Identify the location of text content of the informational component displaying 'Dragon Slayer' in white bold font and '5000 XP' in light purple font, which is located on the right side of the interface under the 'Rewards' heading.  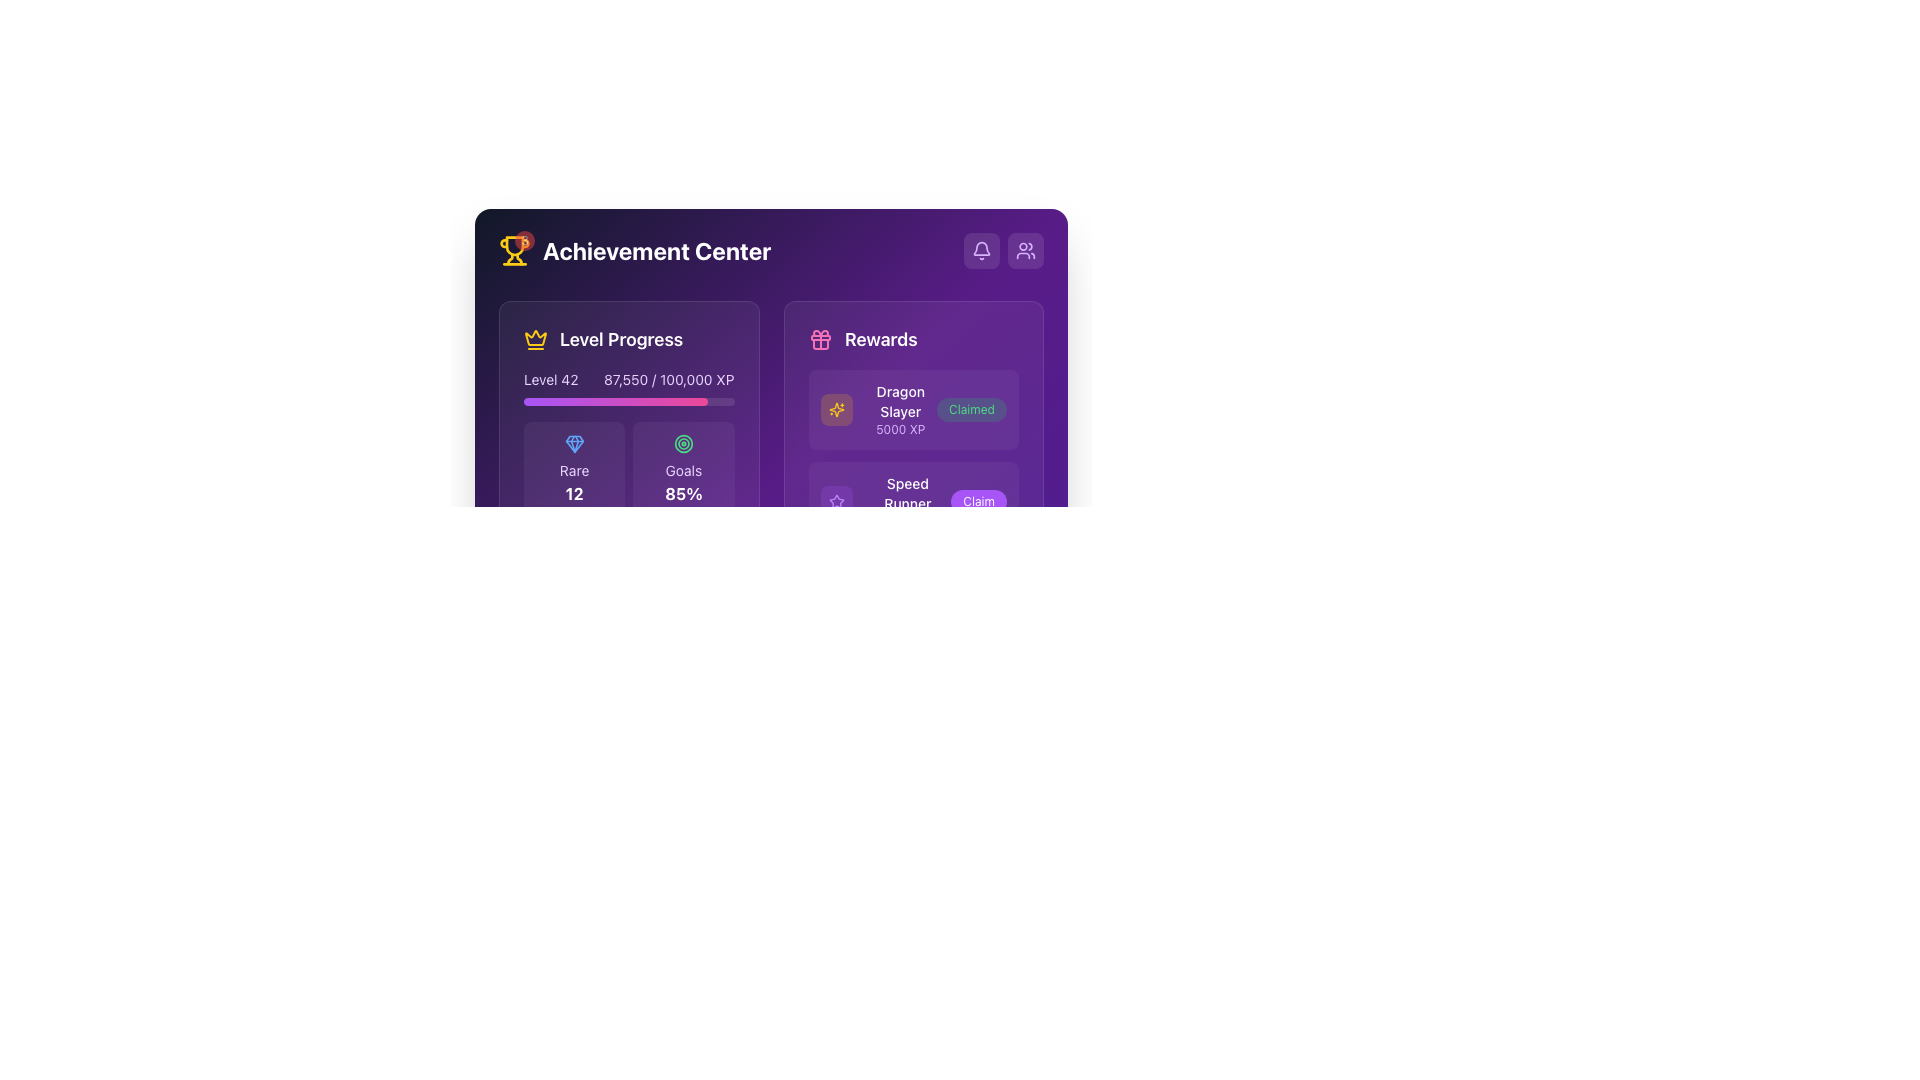
(878, 408).